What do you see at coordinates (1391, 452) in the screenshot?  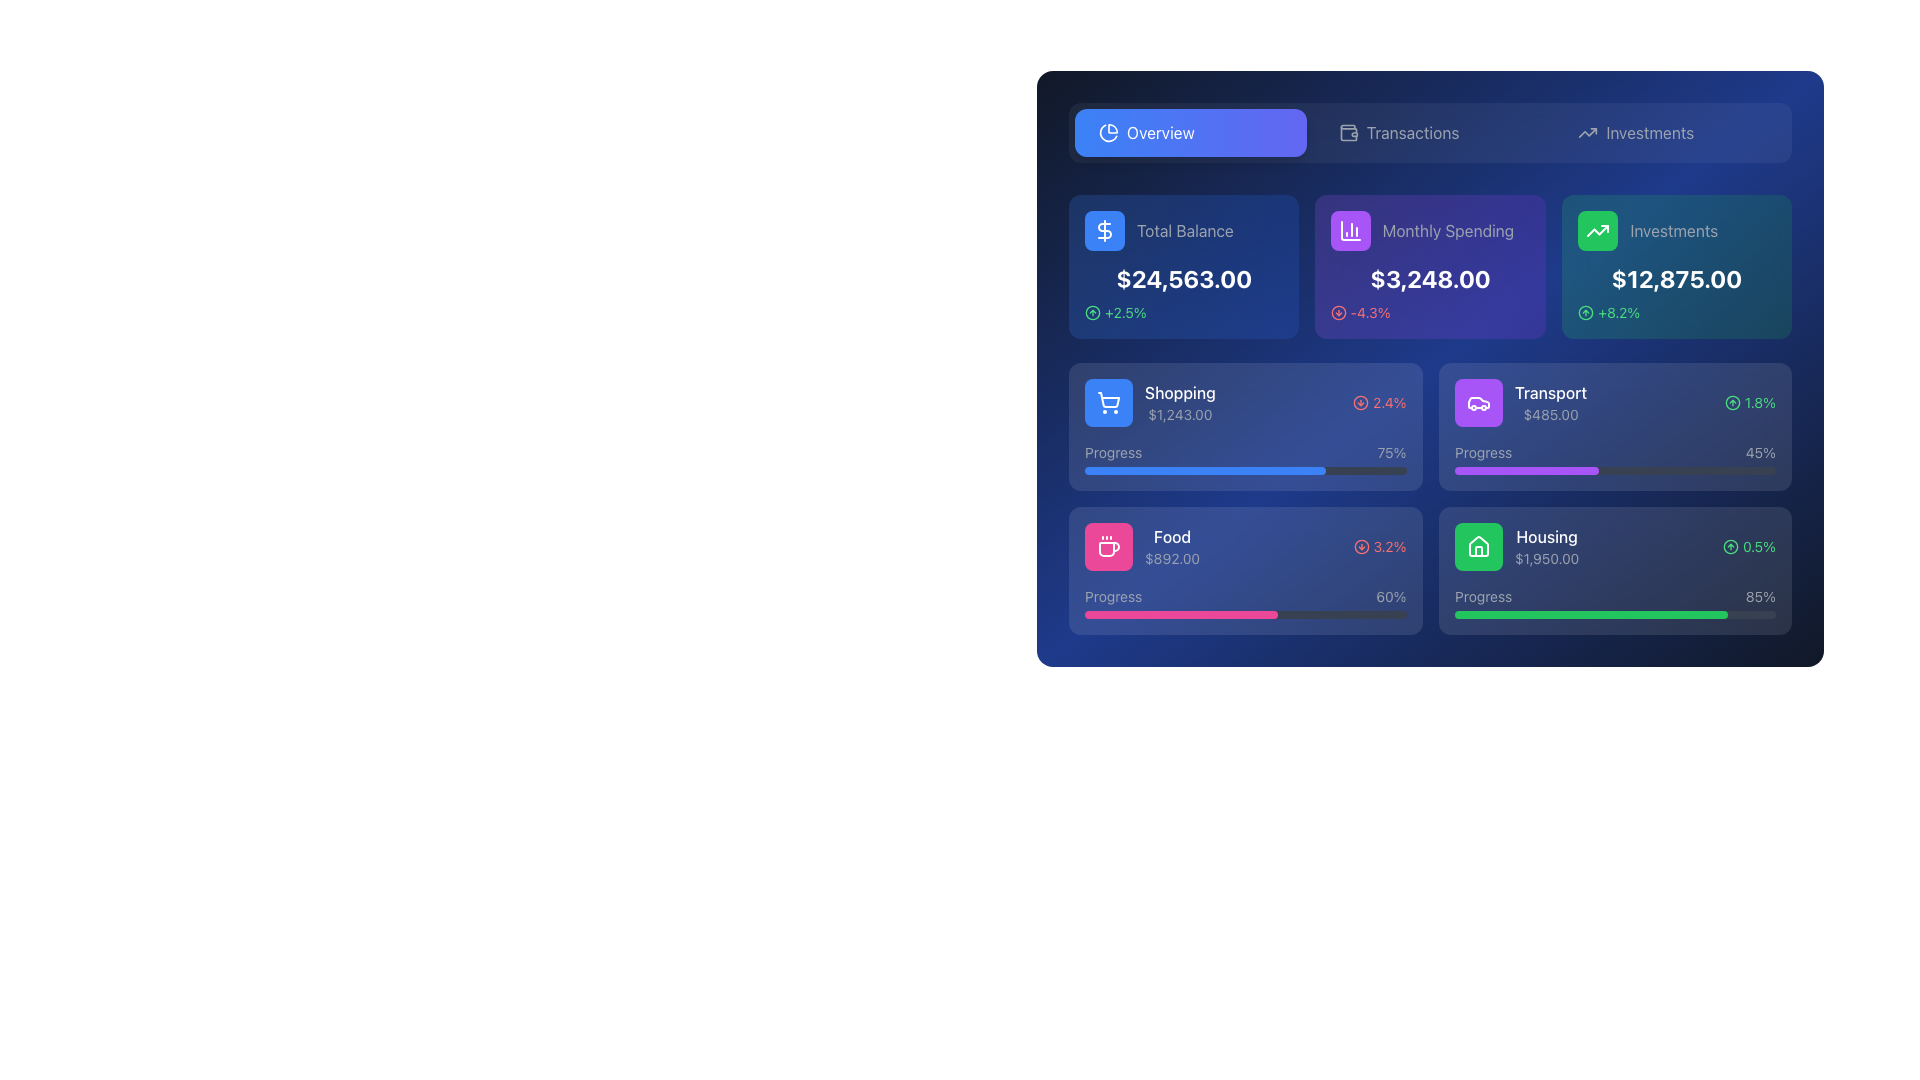 I see `the Text label that communicates a percentage value for the 'Transport' category, located to the right of the progress bar and below the 'Progress' section title` at bounding box center [1391, 452].